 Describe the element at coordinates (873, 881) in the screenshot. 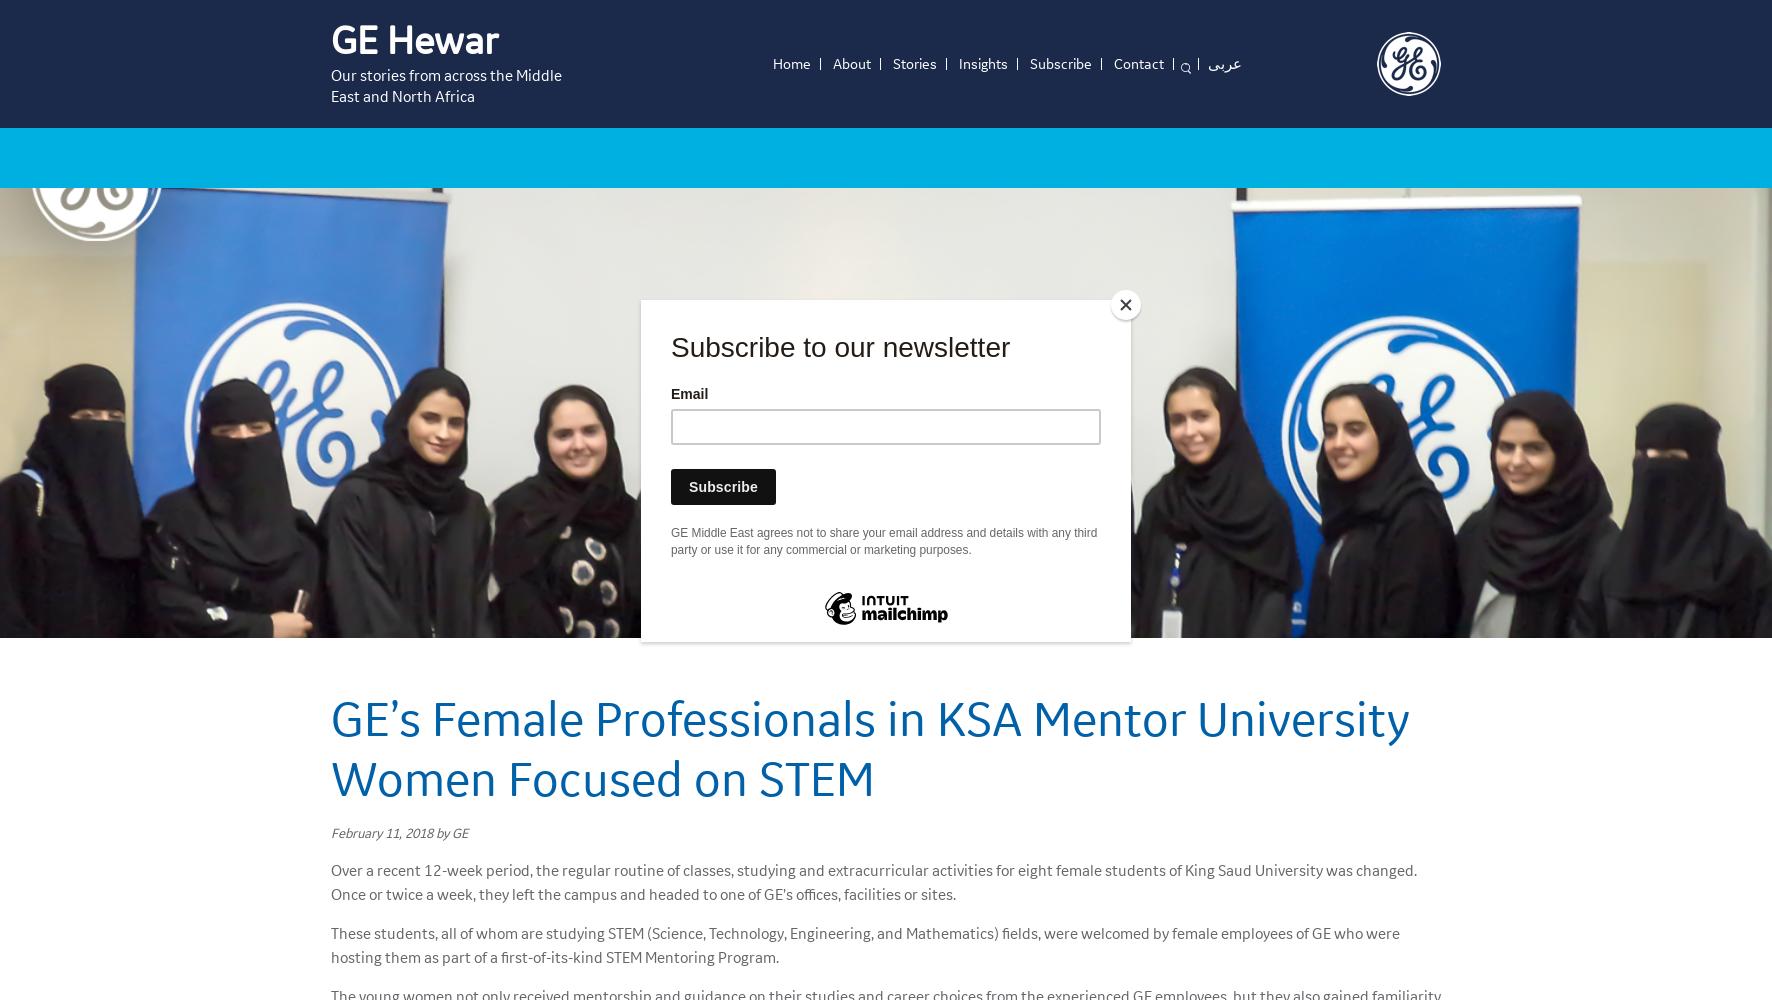

I see `'Over a recent 12-week period, the regular routine of classes, studying and extracurricular activities for eight female students of King Saud University was changed. Once or twice a week, they left the campus and headed to one of GE’s offices, facilities or sites.'` at that location.